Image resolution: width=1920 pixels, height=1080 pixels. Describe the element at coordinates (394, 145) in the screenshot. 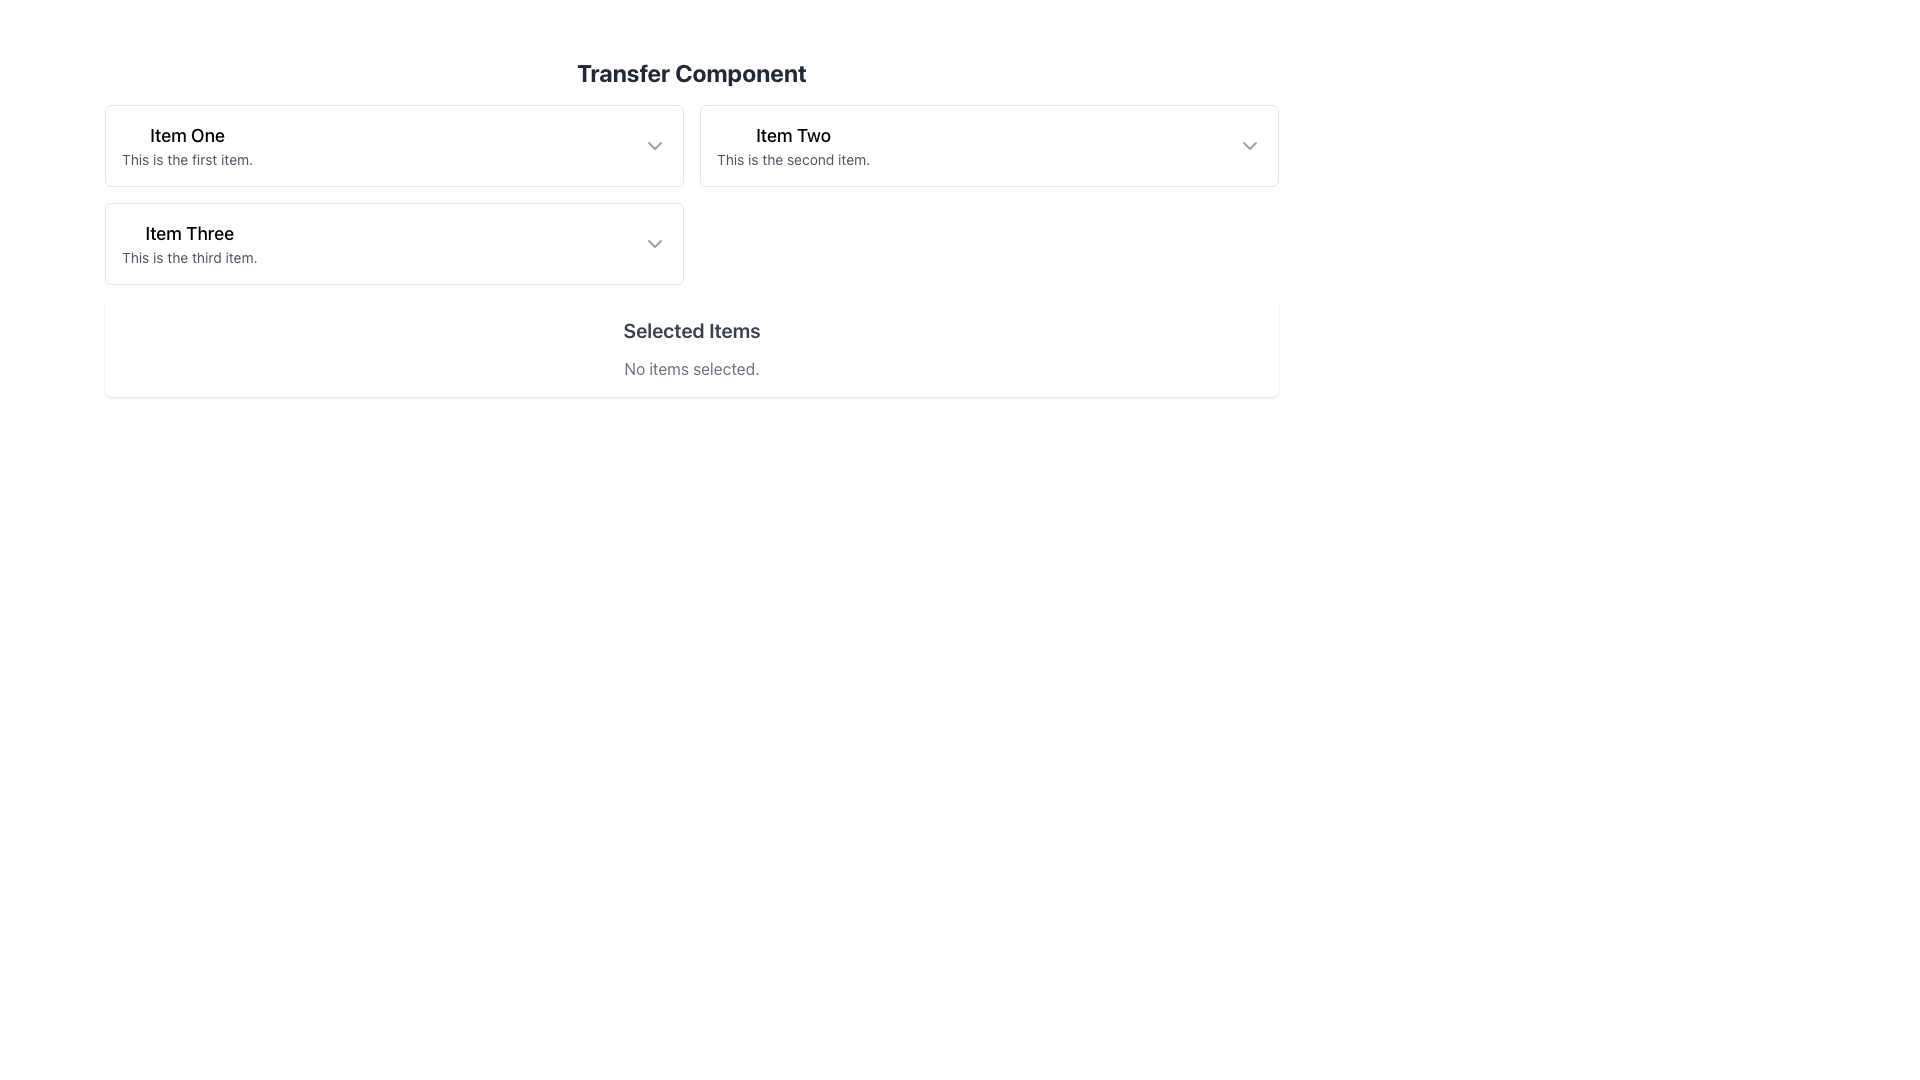

I see `the dropdown arrow of the first interactive list item in the top-left corner of the grid layout` at that location.